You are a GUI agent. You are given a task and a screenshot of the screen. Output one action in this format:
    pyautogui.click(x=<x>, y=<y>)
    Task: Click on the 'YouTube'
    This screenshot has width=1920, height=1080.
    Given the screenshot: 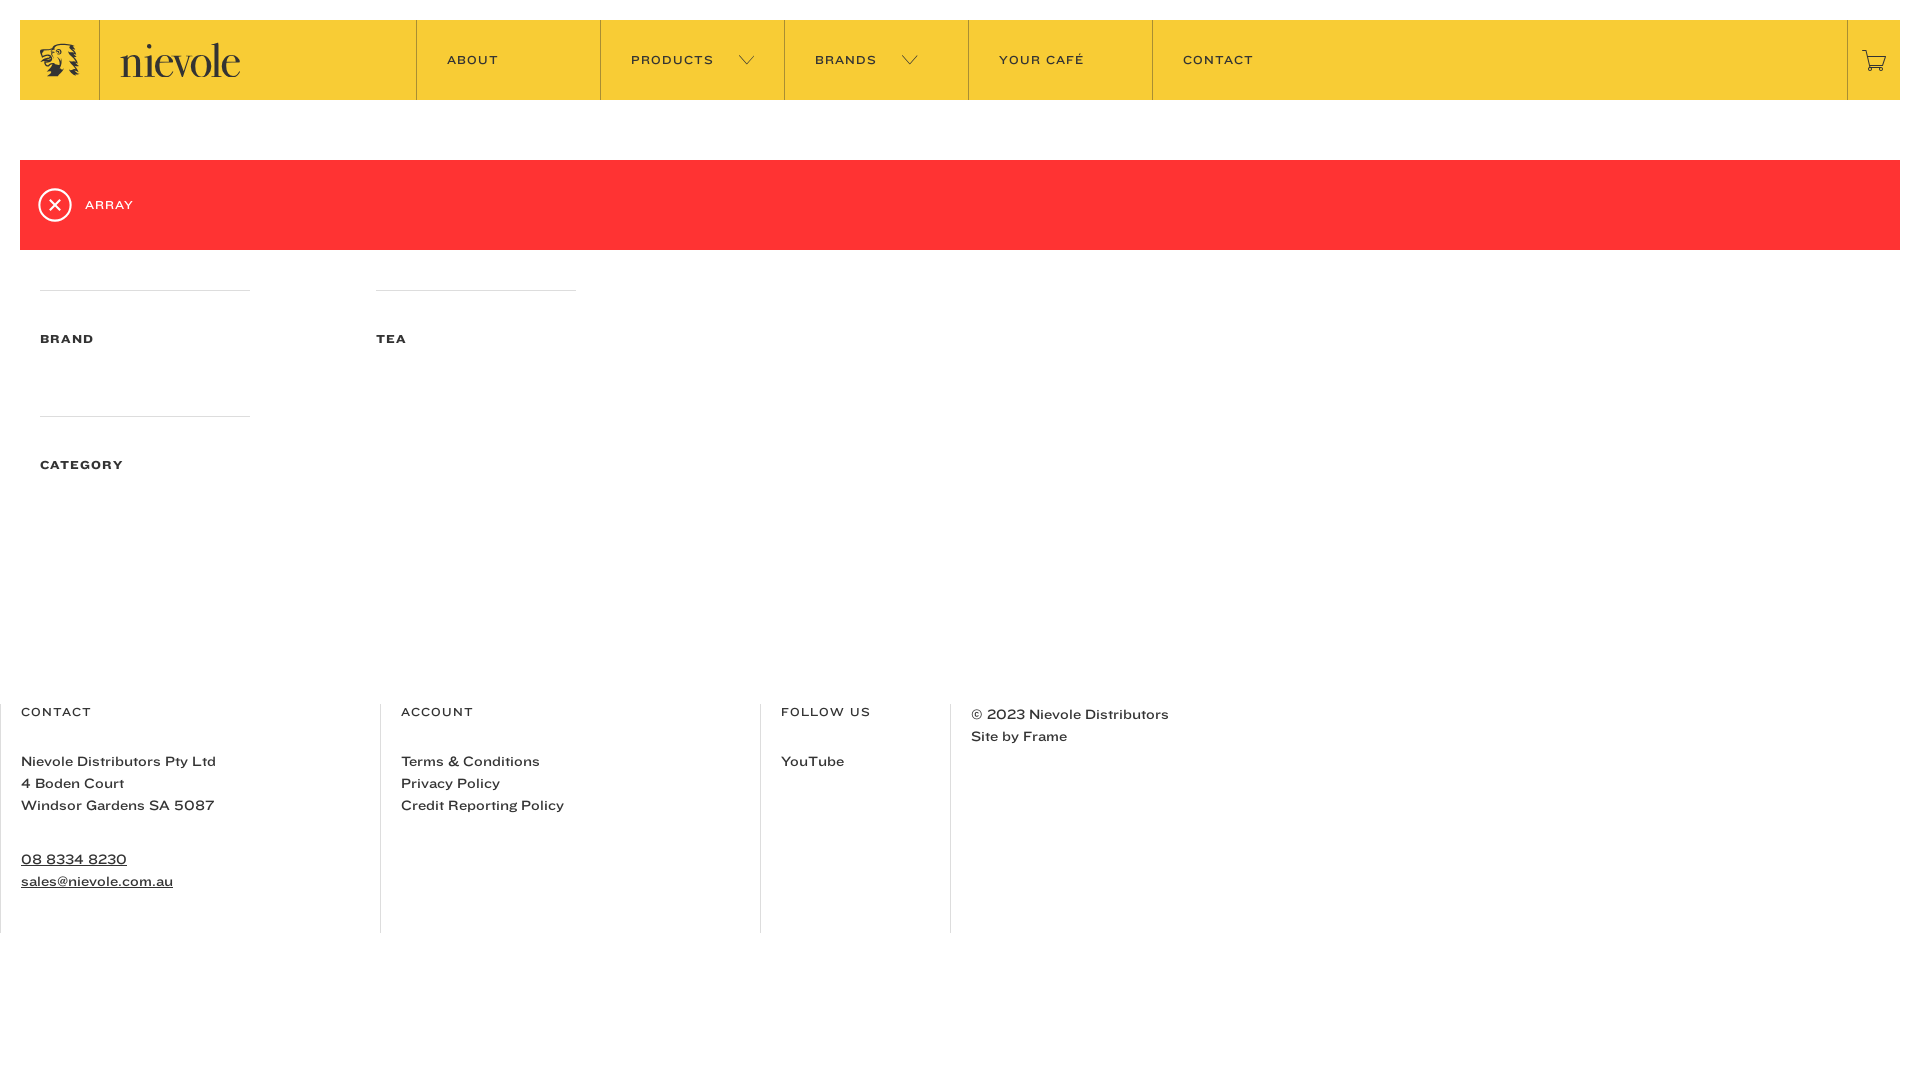 What is the action you would take?
    pyautogui.click(x=812, y=760)
    